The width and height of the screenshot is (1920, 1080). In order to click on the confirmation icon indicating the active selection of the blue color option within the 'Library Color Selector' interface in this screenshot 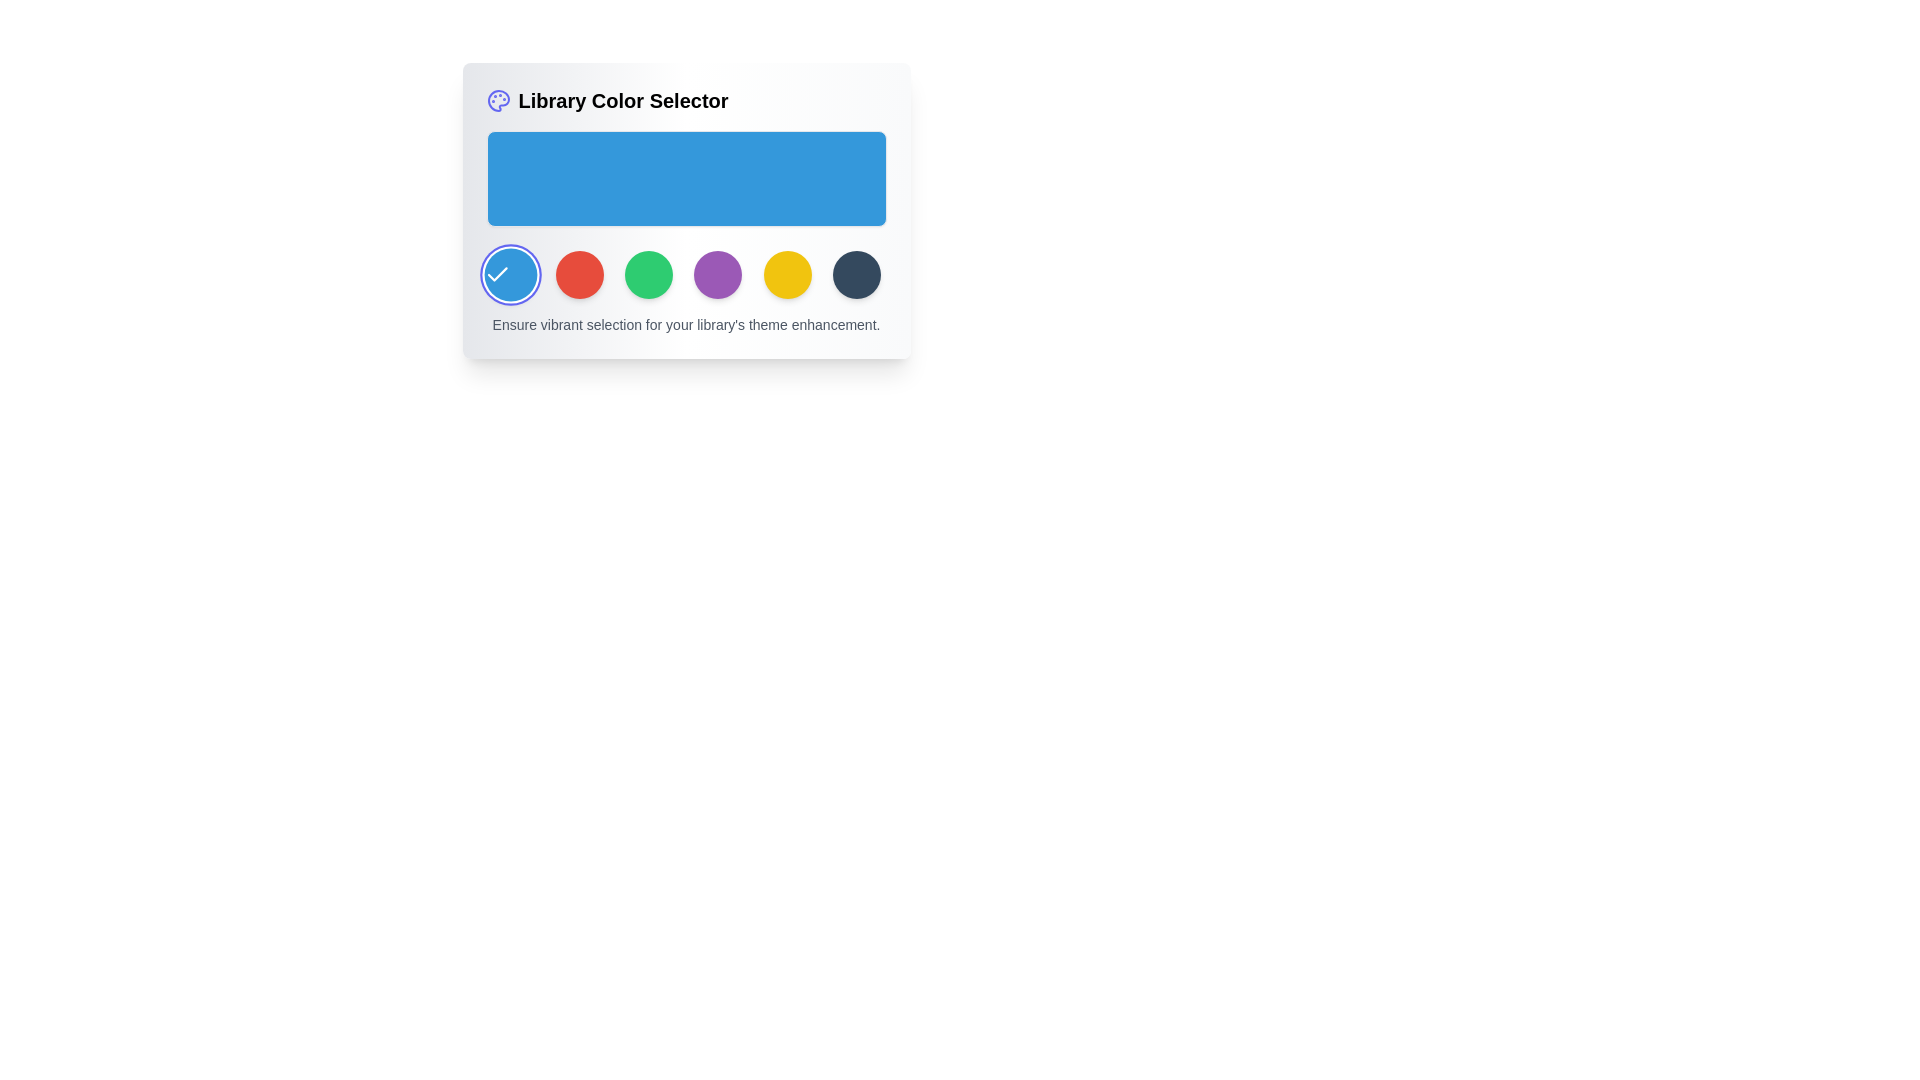, I will do `click(497, 274)`.